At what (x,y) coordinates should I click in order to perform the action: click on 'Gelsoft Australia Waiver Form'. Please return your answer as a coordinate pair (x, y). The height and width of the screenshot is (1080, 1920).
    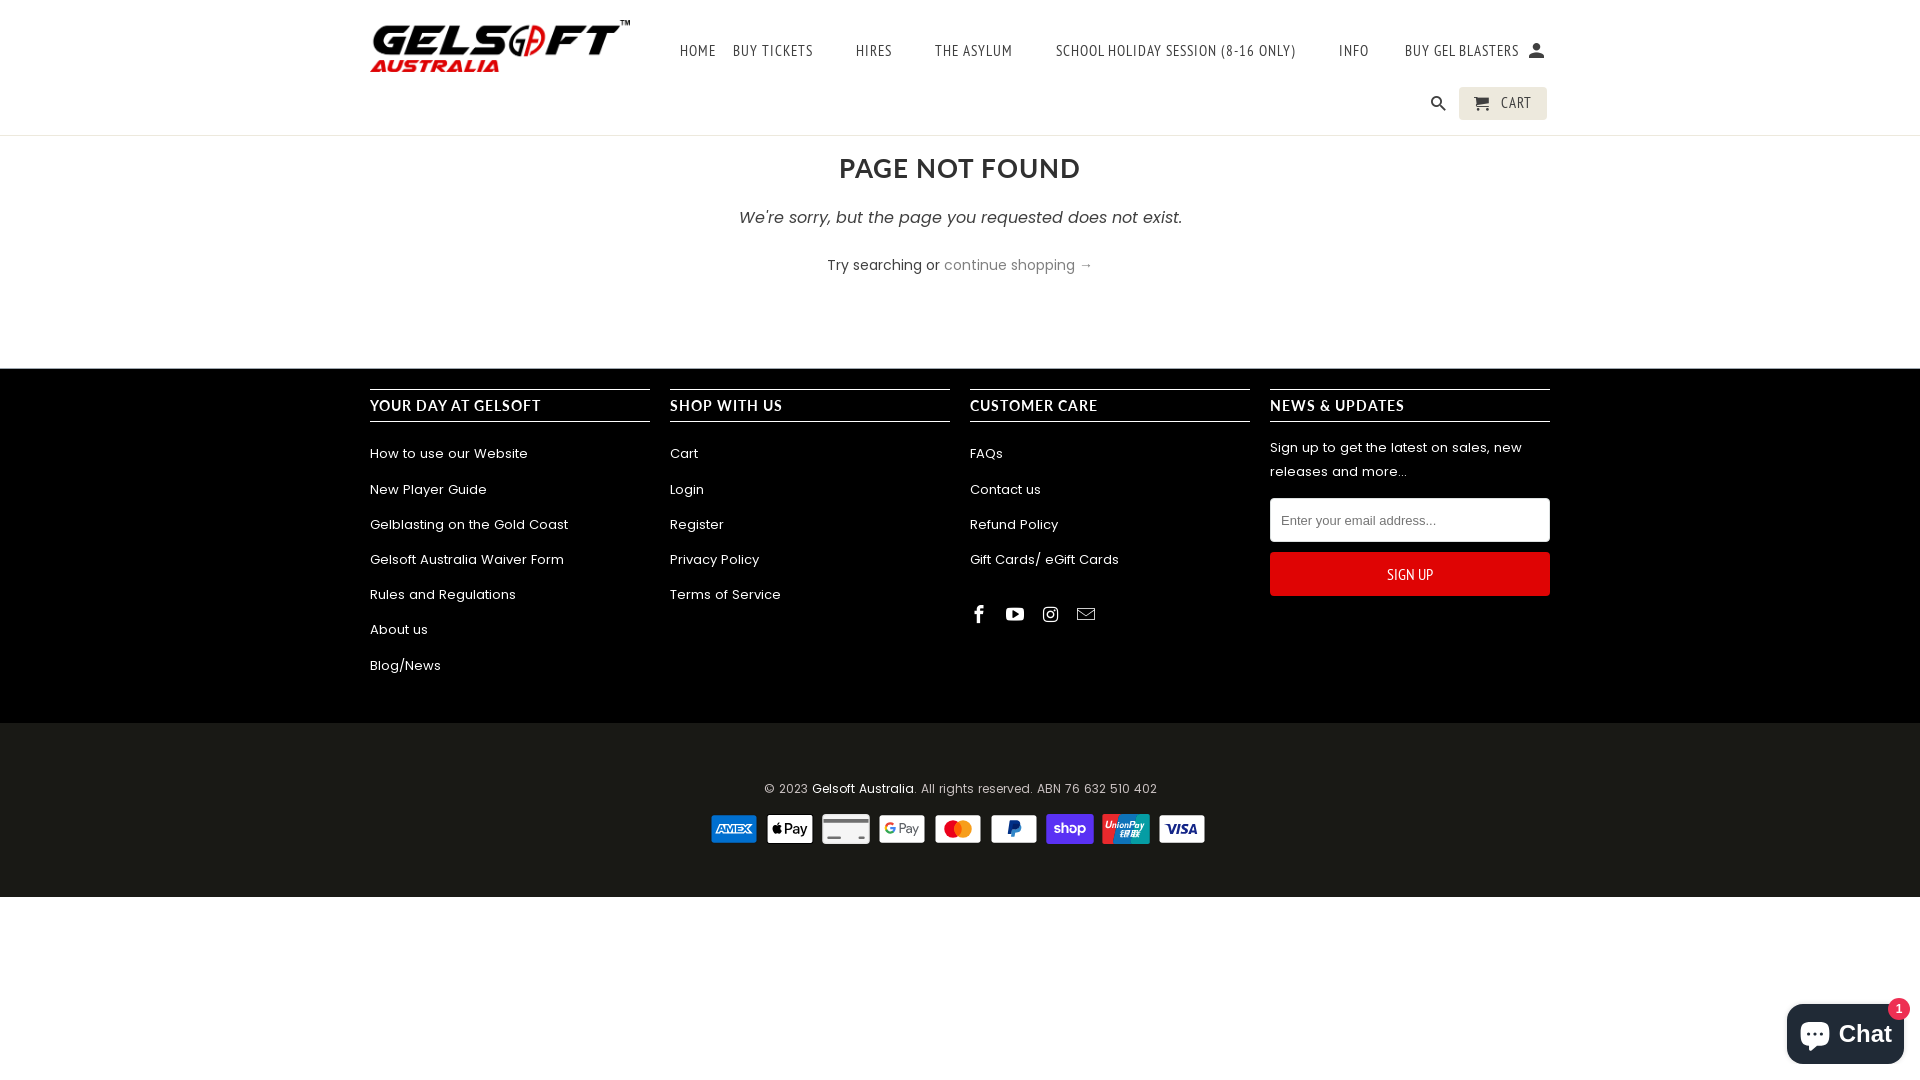
    Looking at the image, I should click on (465, 559).